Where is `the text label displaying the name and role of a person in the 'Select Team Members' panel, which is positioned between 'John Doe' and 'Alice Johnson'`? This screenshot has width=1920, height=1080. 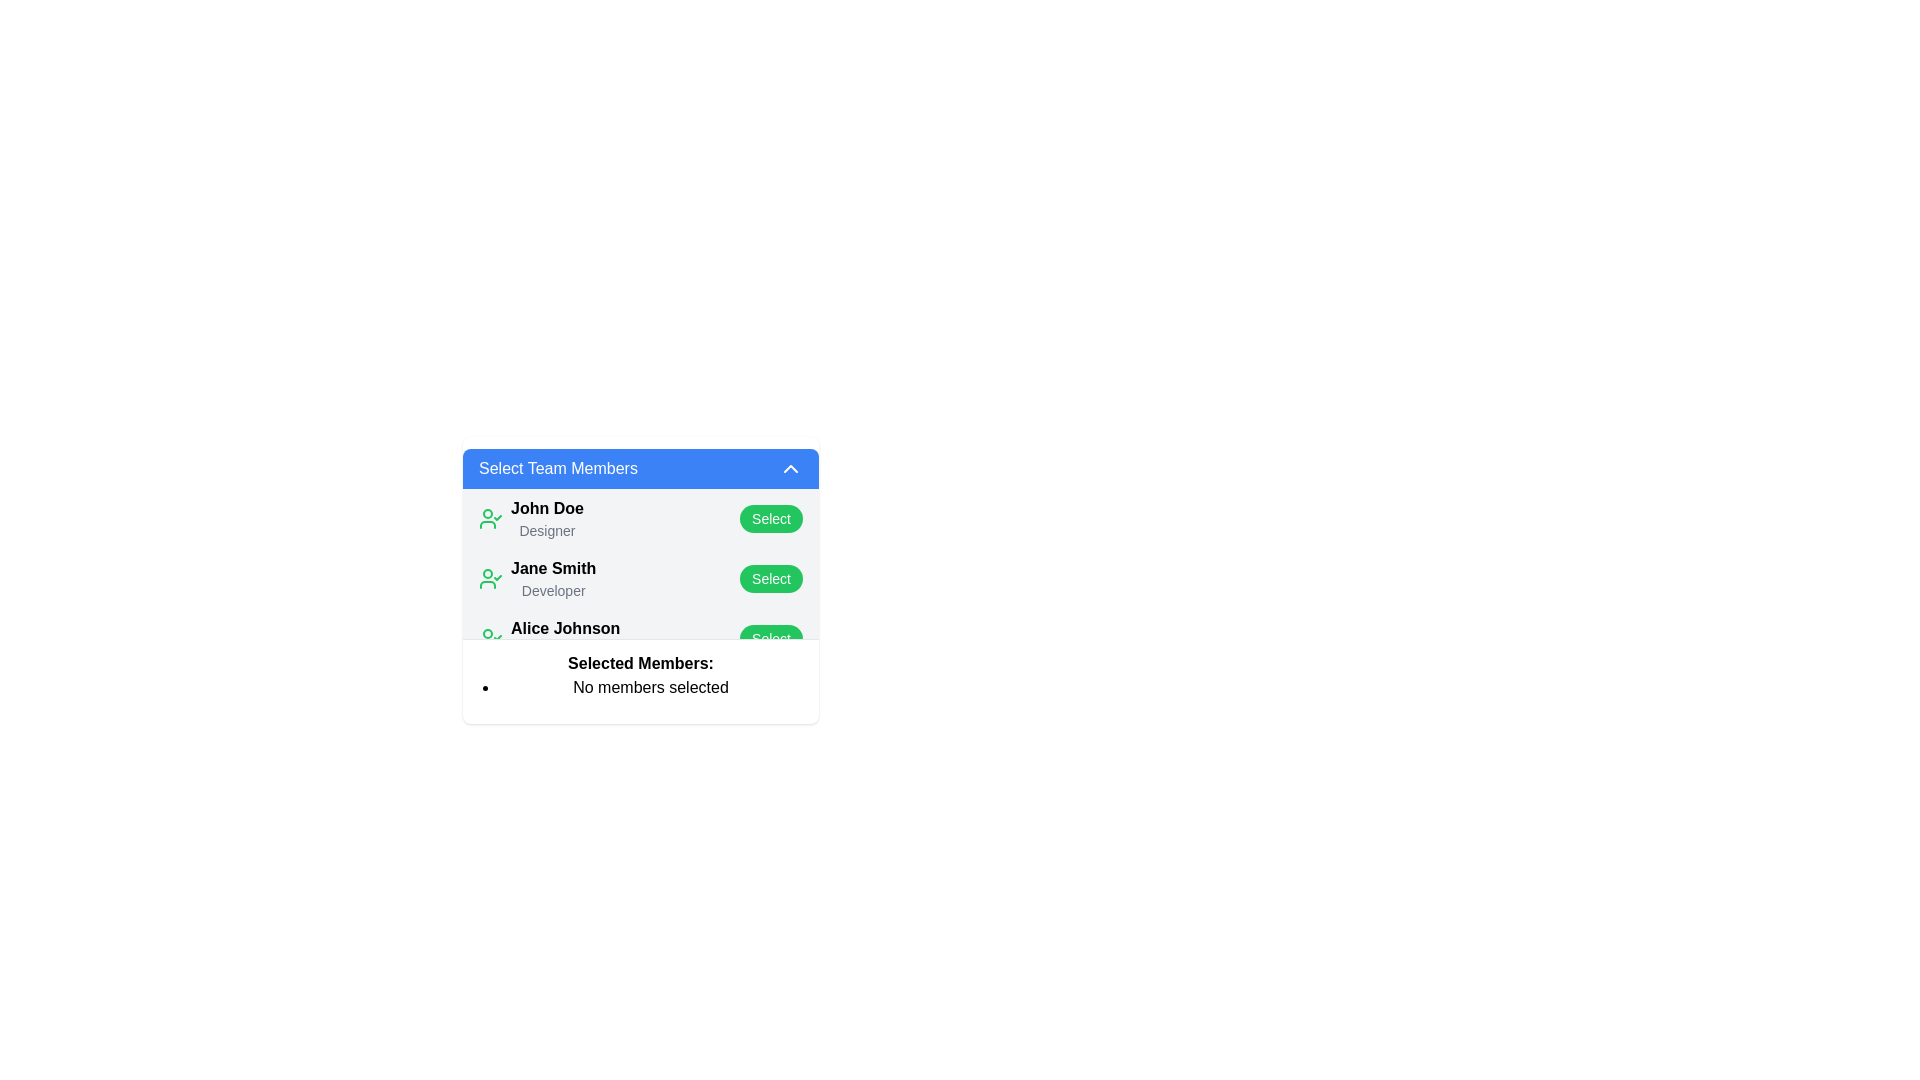
the text label displaying the name and role of a person in the 'Select Team Members' panel, which is positioned between 'John Doe' and 'Alice Johnson' is located at coordinates (553, 578).